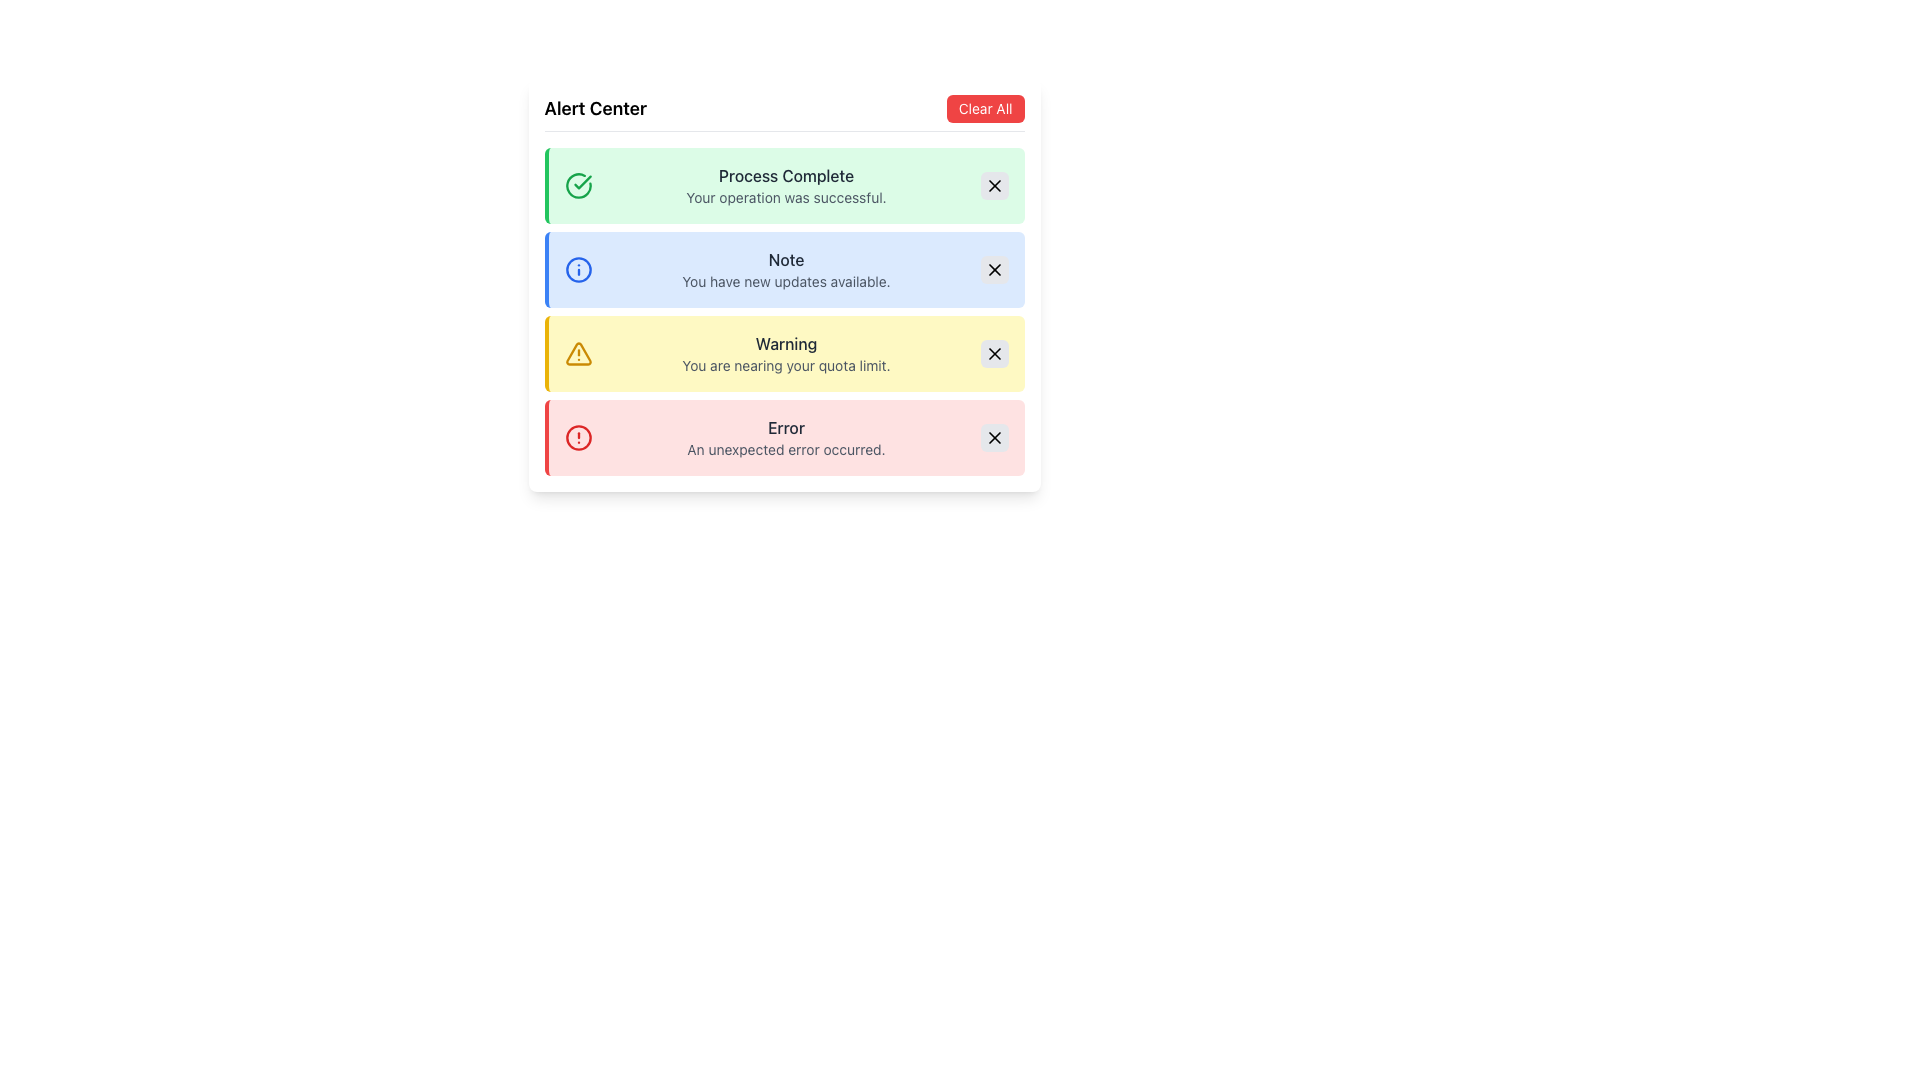 Image resolution: width=1920 pixels, height=1080 pixels. Describe the element at coordinates (994, 353) in the screenshot. I see `the close button icon located in the top-right corner of the 'Warning' alert box` at that location.